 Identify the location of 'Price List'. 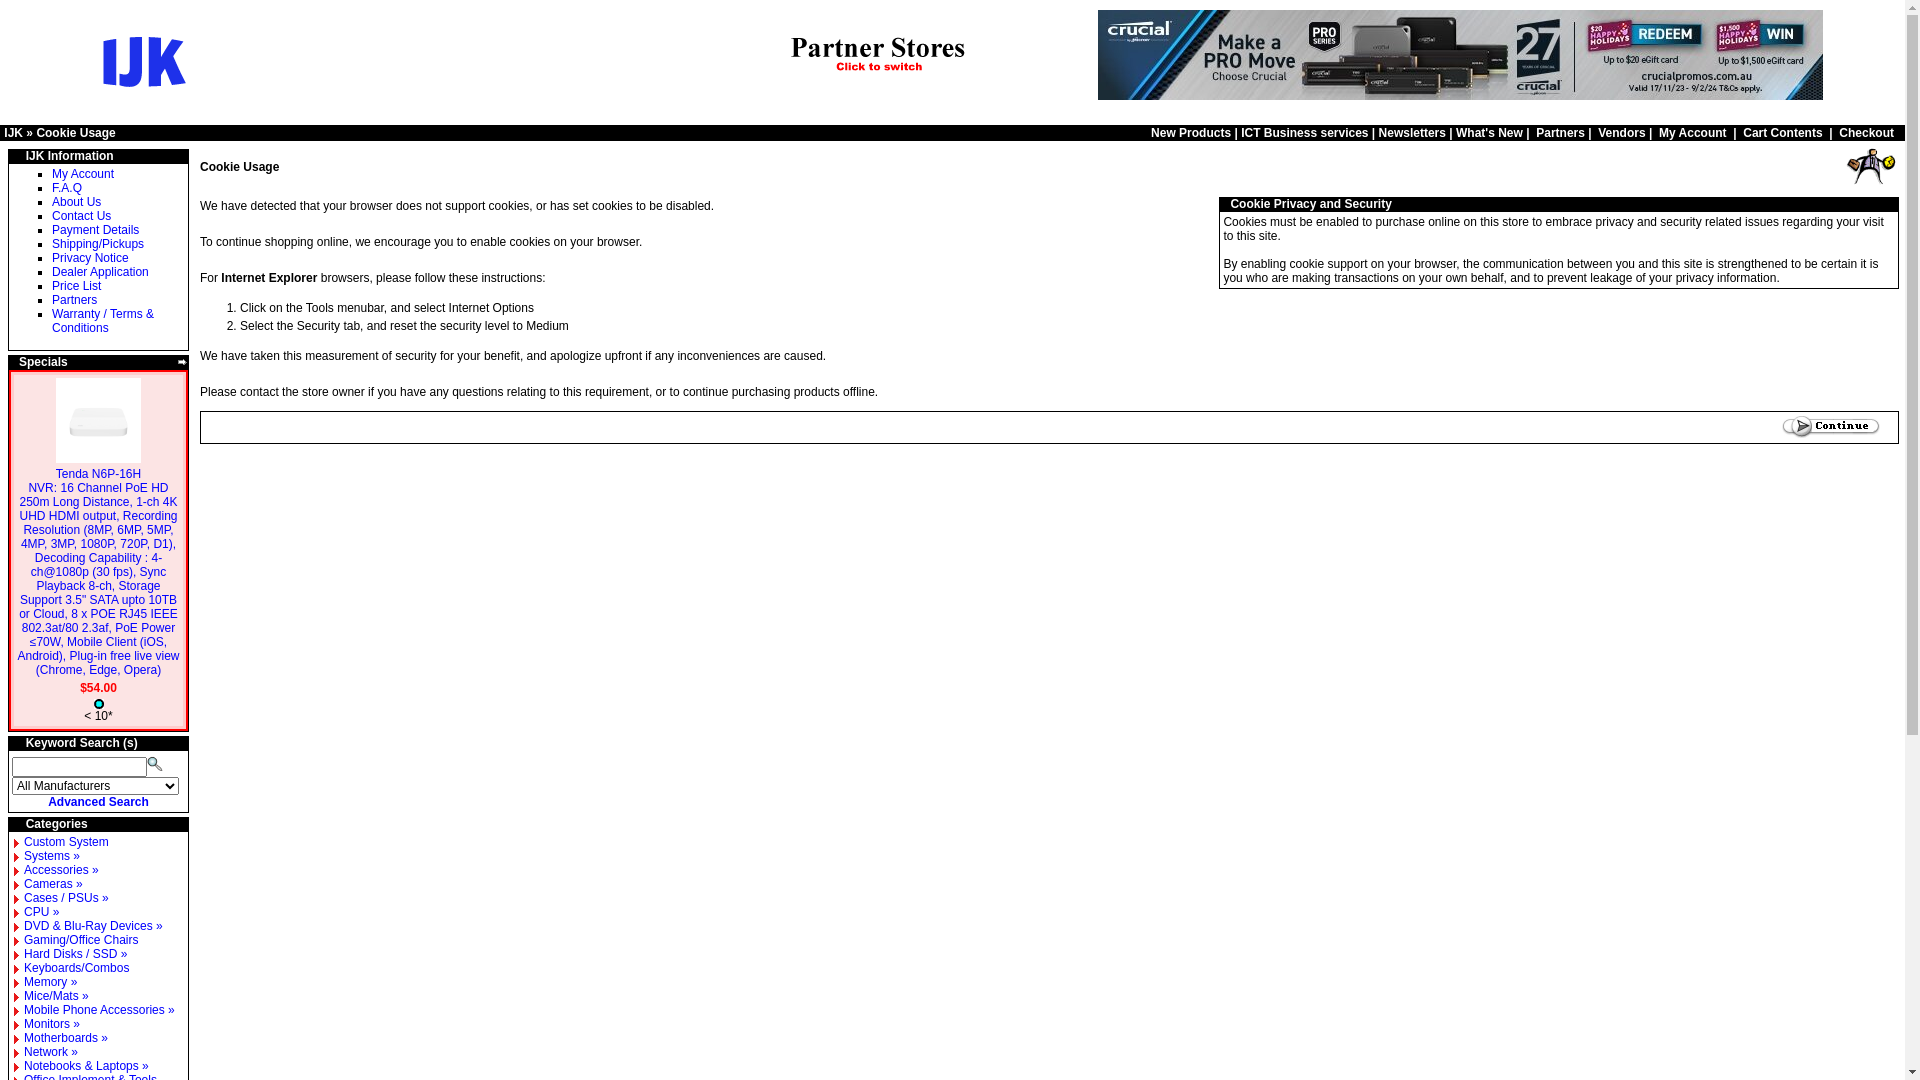
(76, 285).